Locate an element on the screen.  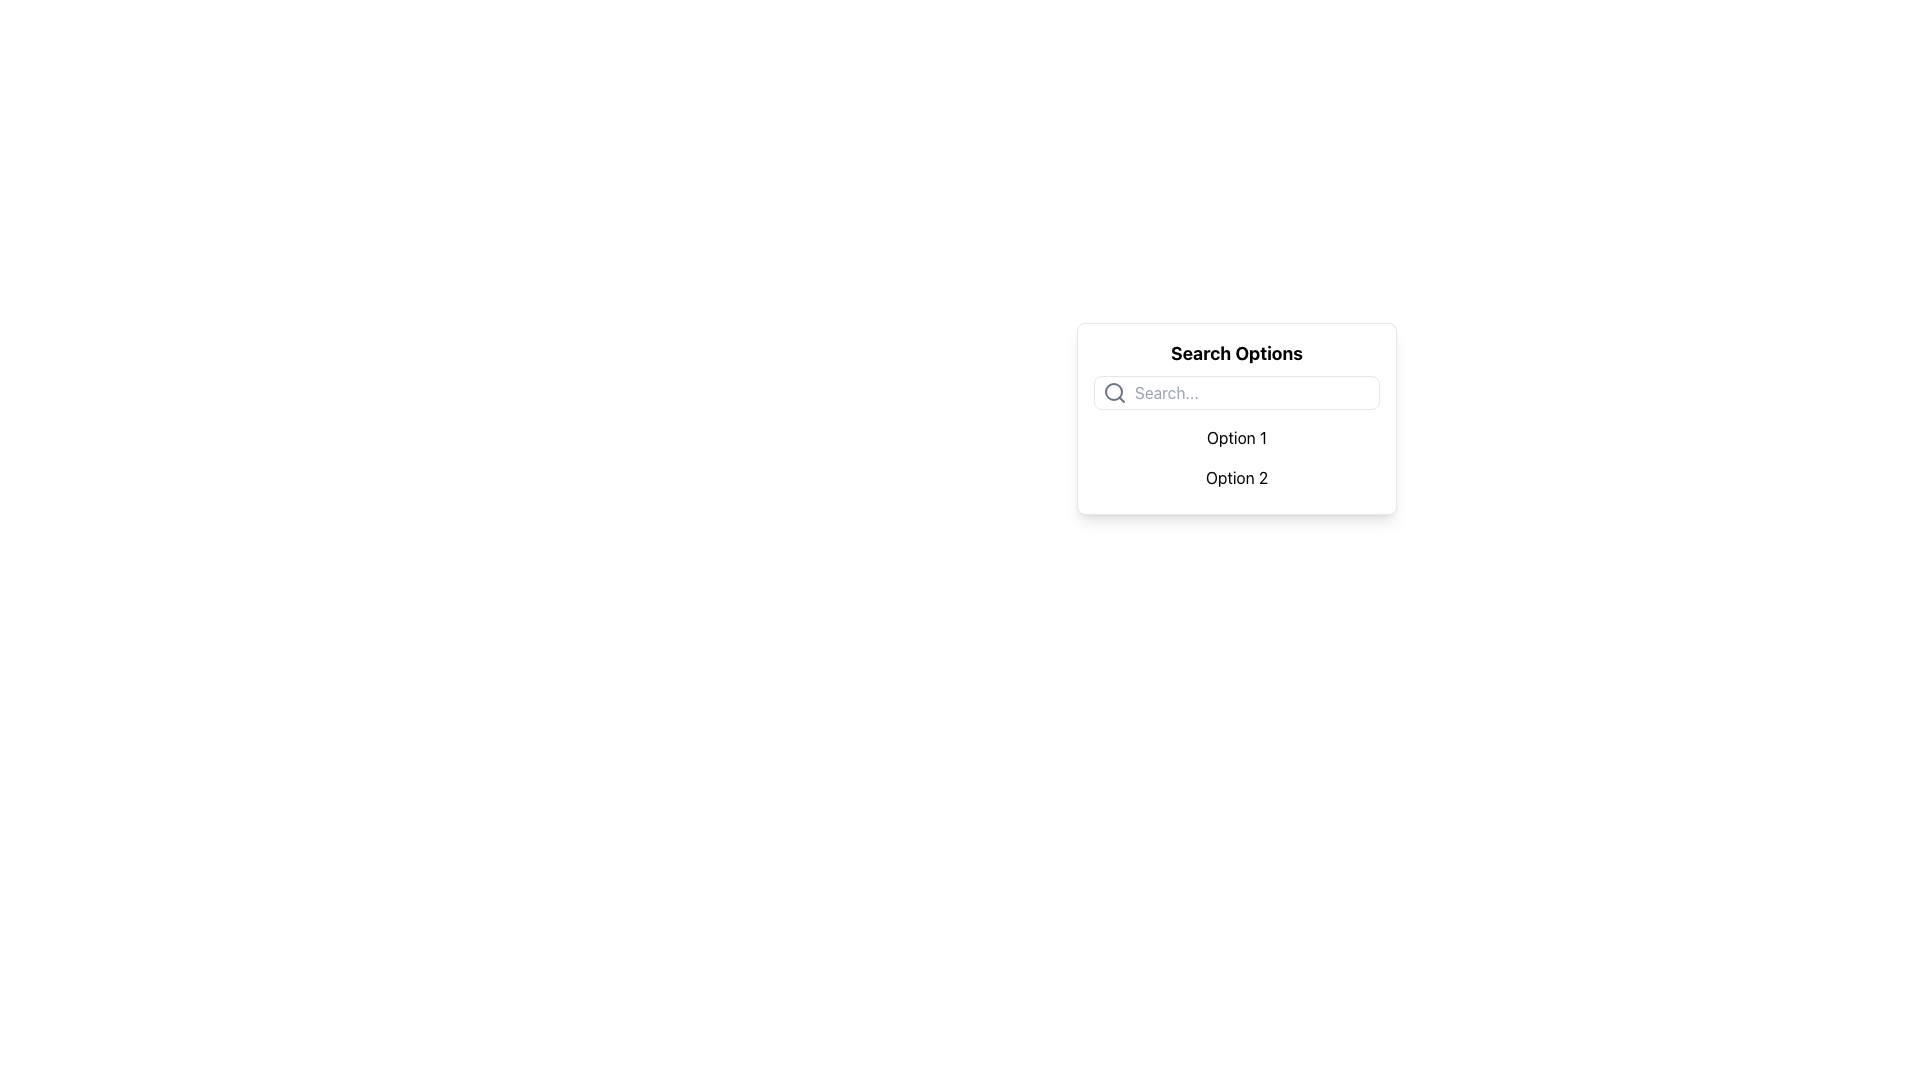
the SVG Circle that serves as a visual component of the search icon, located near the top-left corner of the input field labeled 'Search' is located at coordinates (1112, 392).